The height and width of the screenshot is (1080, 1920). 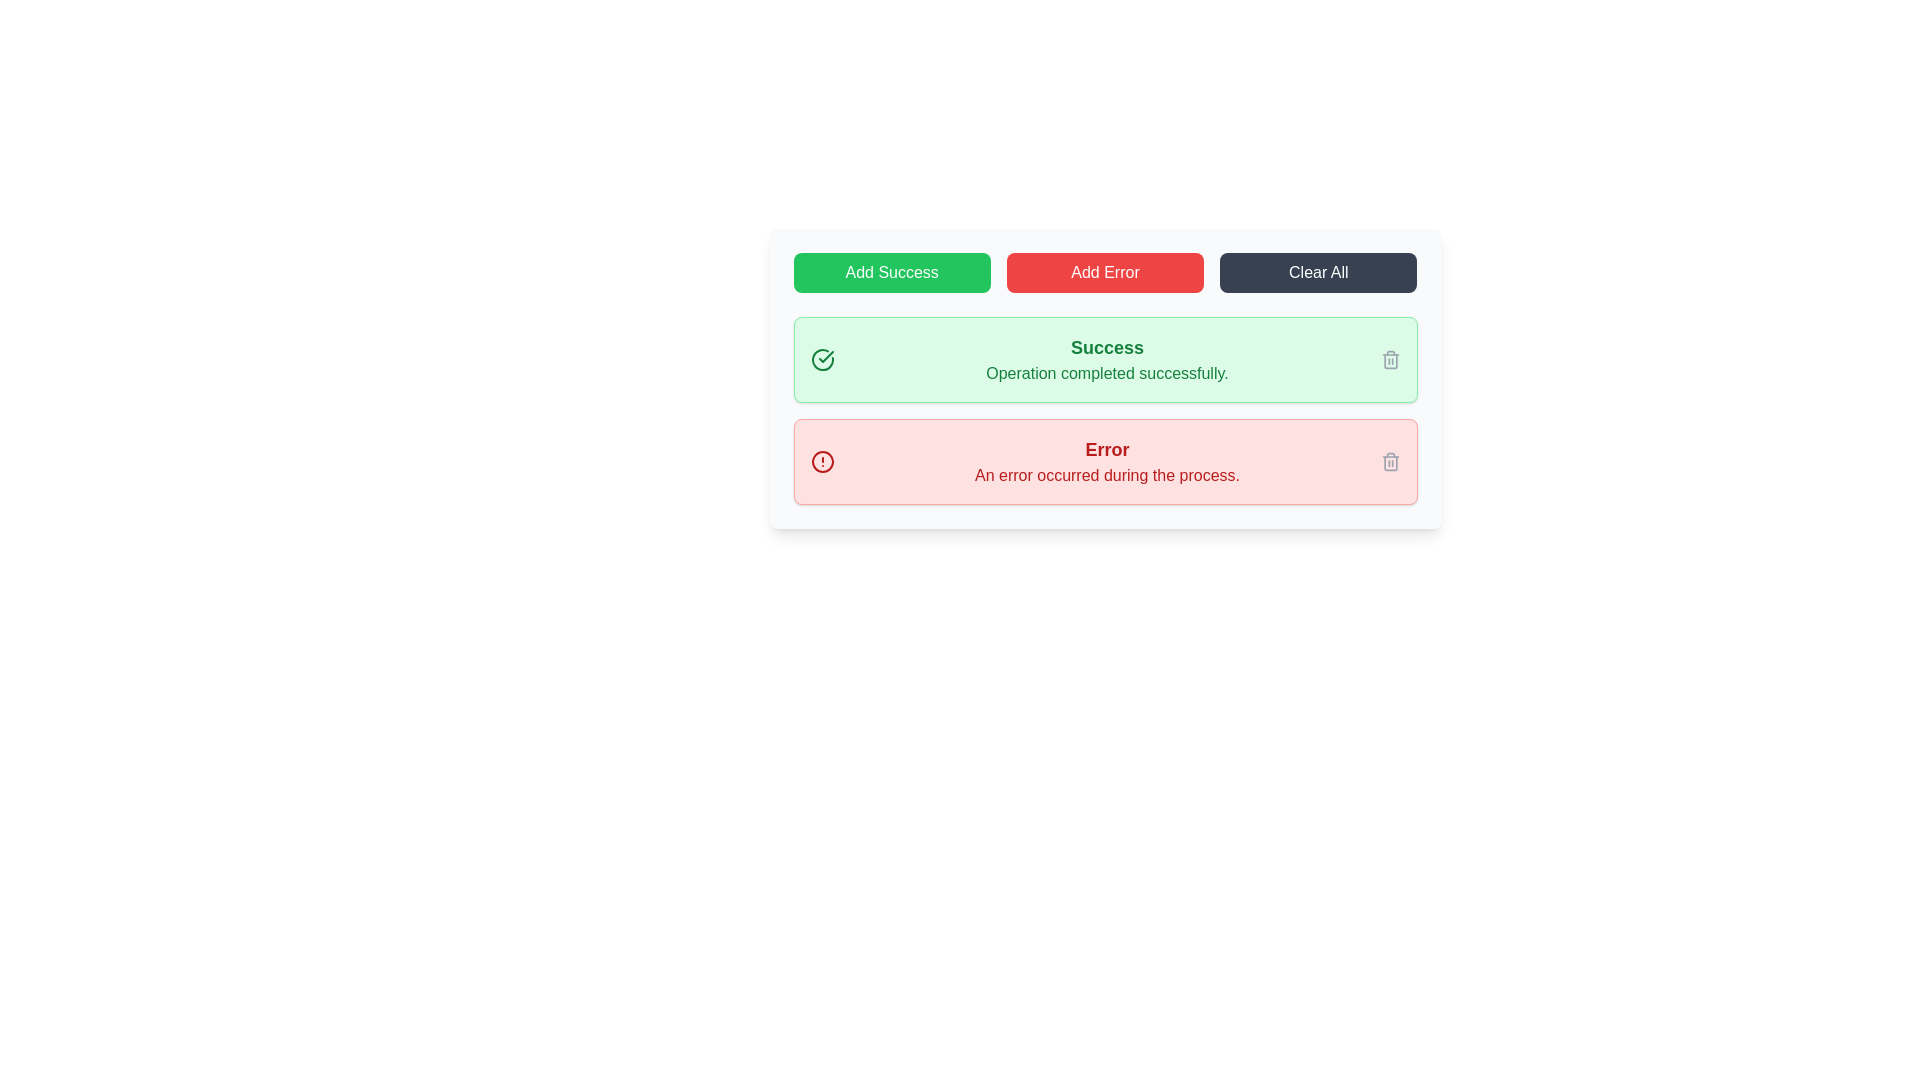 What do you see at coordinates (1318, 273) in the screenshot?
I see `the rightmost button in the group of three buttons to clear all current notifications or data within the interface` at bounding box center [1318, 273].